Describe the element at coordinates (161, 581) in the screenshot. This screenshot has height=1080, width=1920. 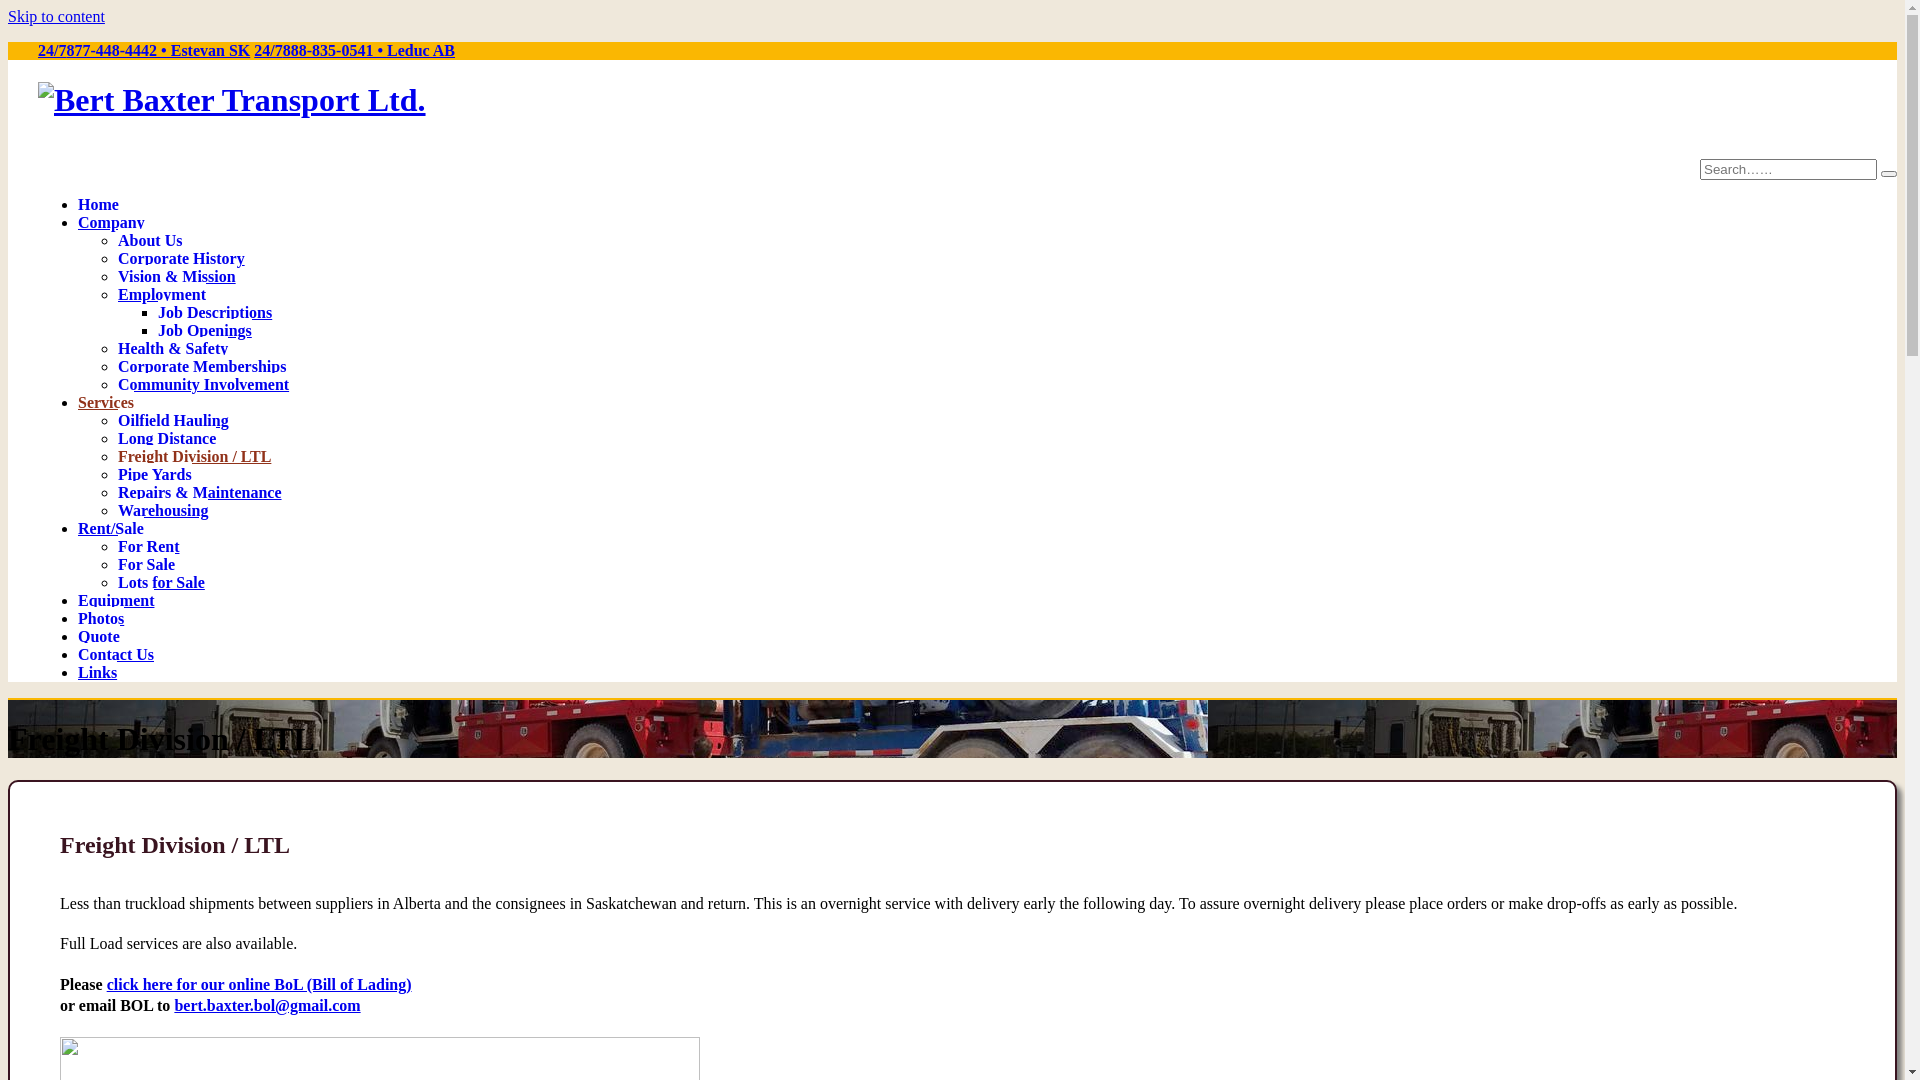
I see `'Lots for Sale'` at that location.